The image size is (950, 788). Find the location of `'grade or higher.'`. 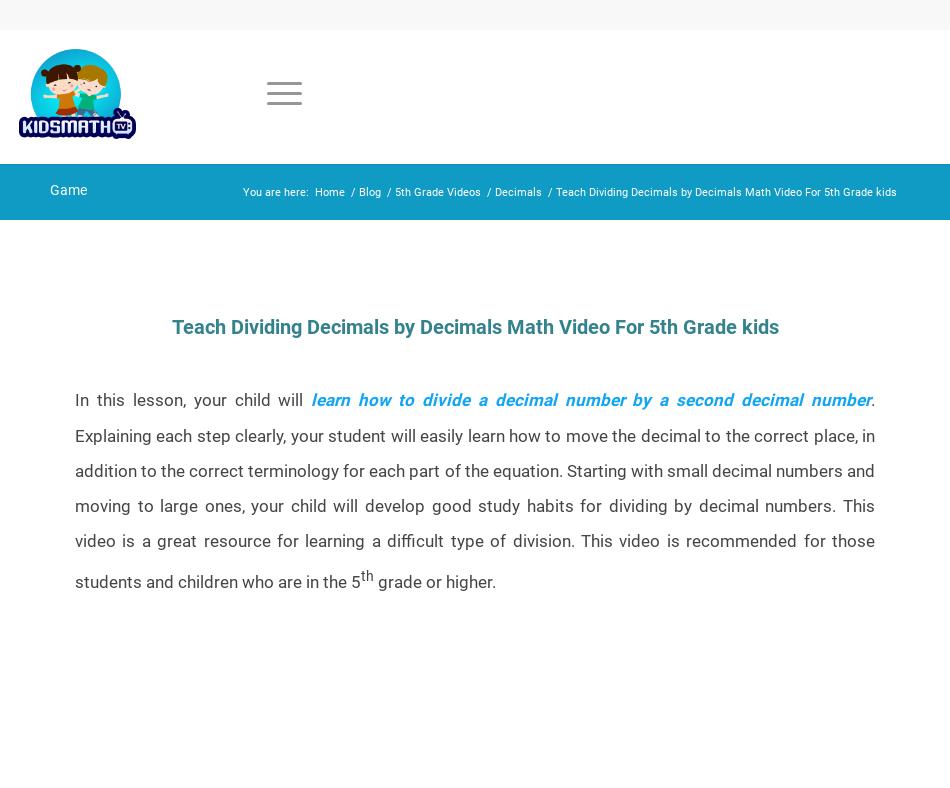

'grade or higher.' is located at coordinates (434, 582).